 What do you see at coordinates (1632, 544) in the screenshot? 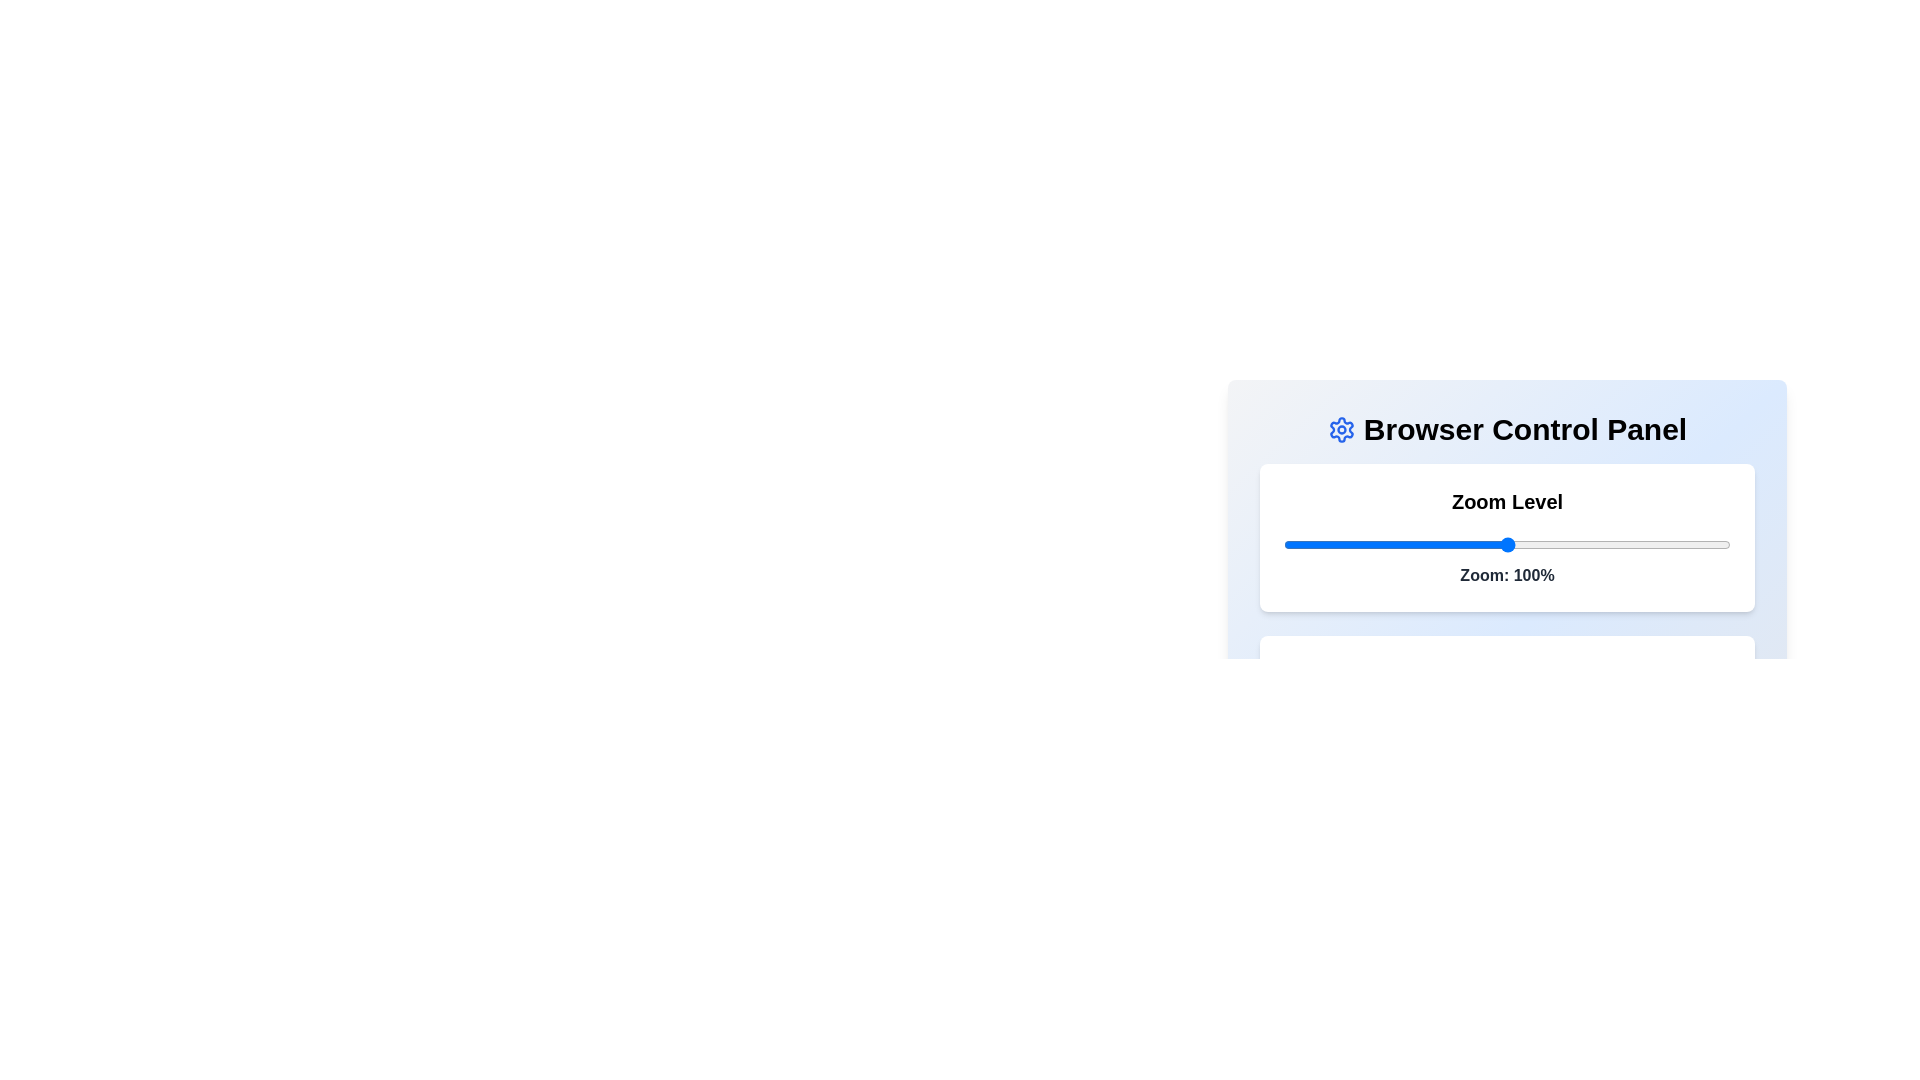
I see `the zoom level to 128% using the slider` at bounding box center [1632, 544].